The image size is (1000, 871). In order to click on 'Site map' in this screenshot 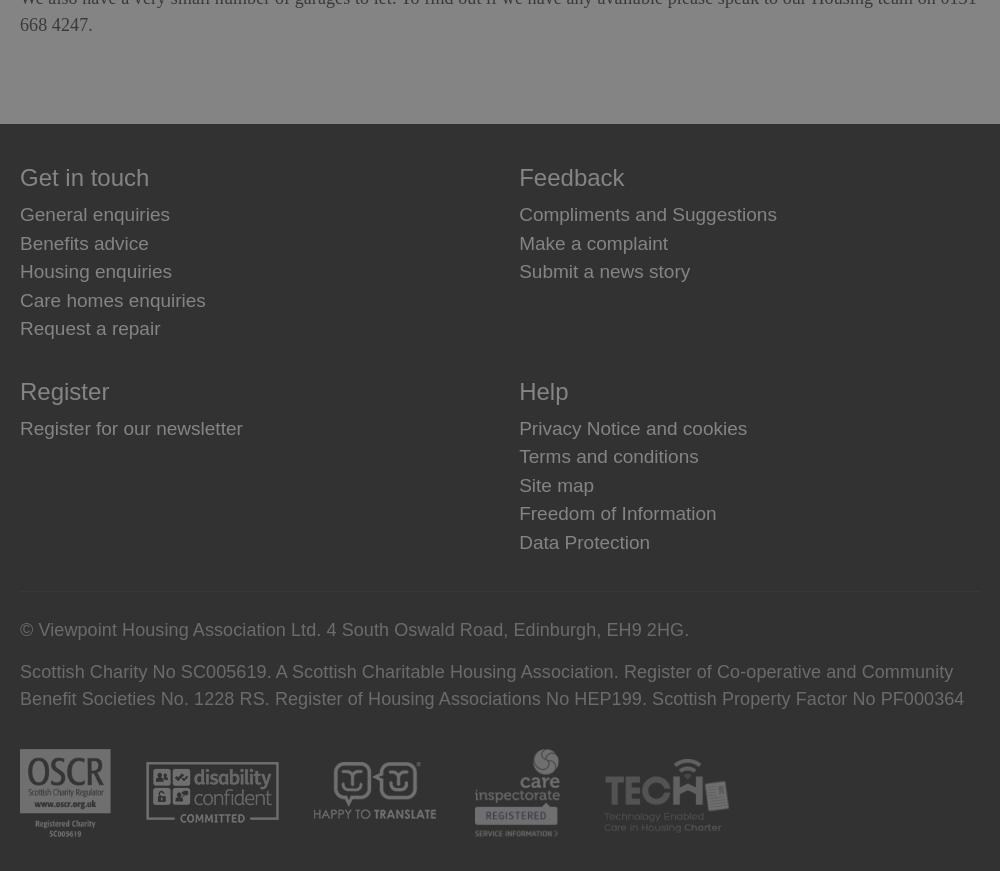, I will do `click(519, 484)`.